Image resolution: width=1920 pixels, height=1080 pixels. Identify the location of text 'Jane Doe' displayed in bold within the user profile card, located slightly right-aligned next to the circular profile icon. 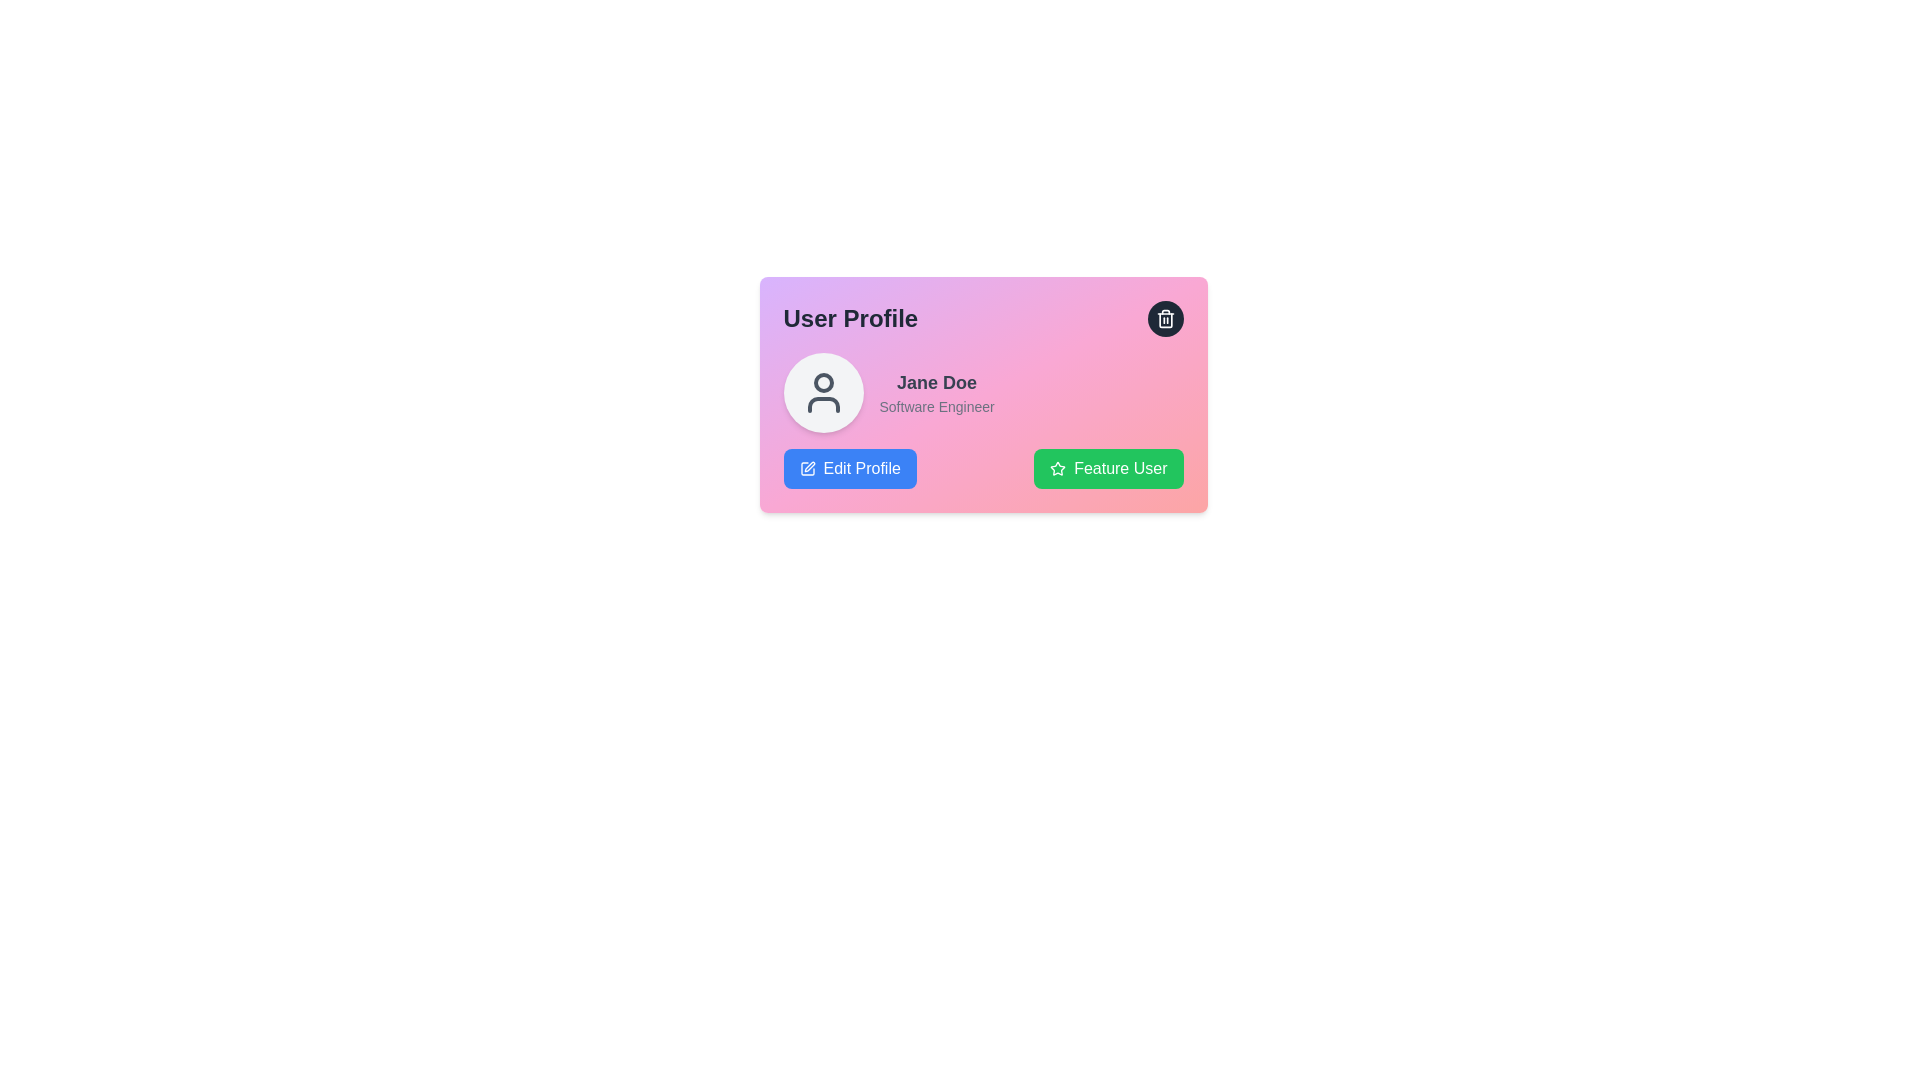
(936, 393).